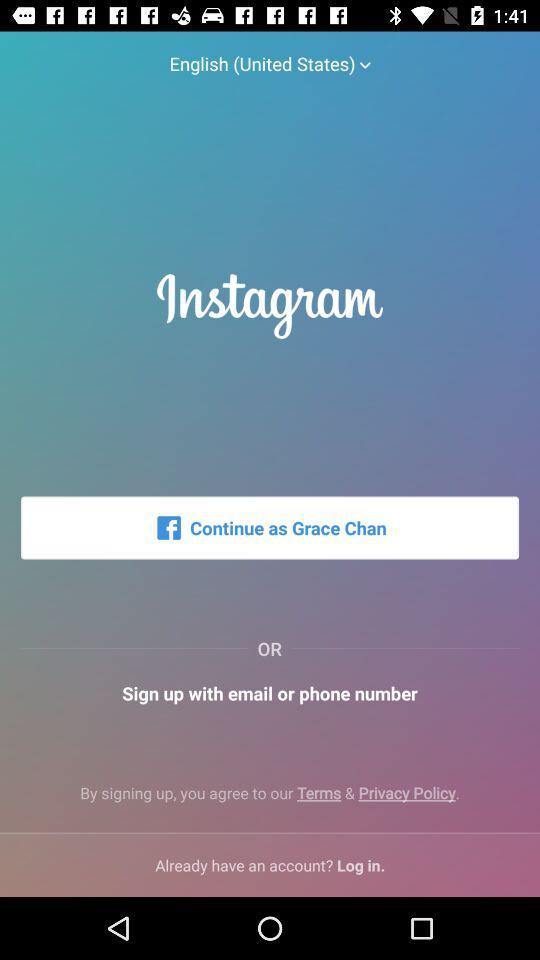 The image size is (540, 960). Describe the element at coordinates (270, 693) in the screenshot. I see `icon below the or icon` at that location.